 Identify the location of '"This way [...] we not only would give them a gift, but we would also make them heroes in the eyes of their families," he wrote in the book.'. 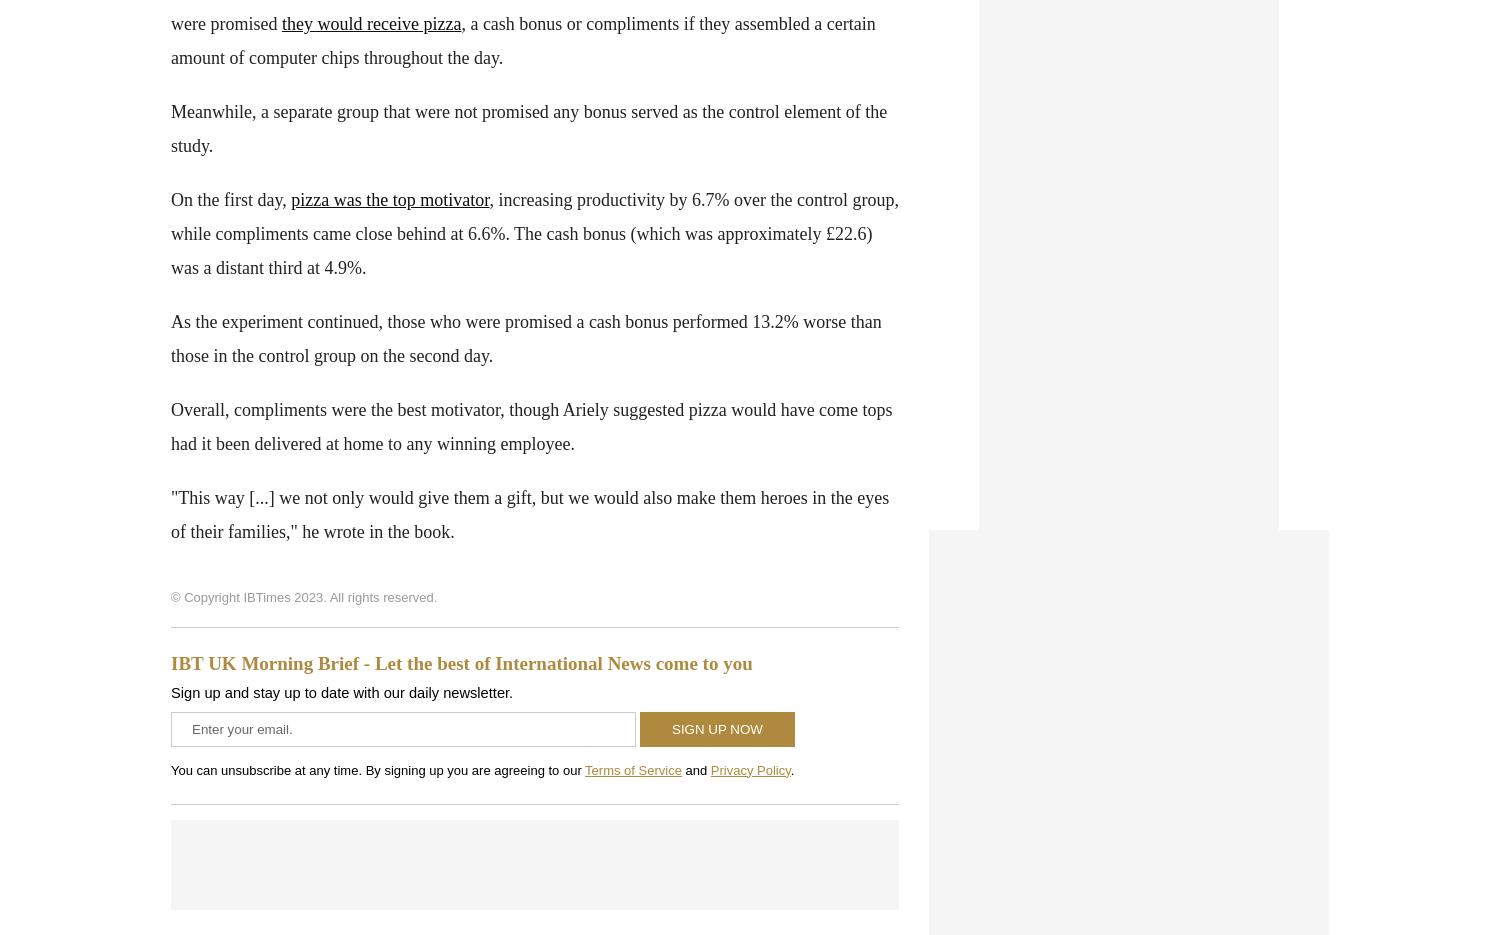
(171, 512).